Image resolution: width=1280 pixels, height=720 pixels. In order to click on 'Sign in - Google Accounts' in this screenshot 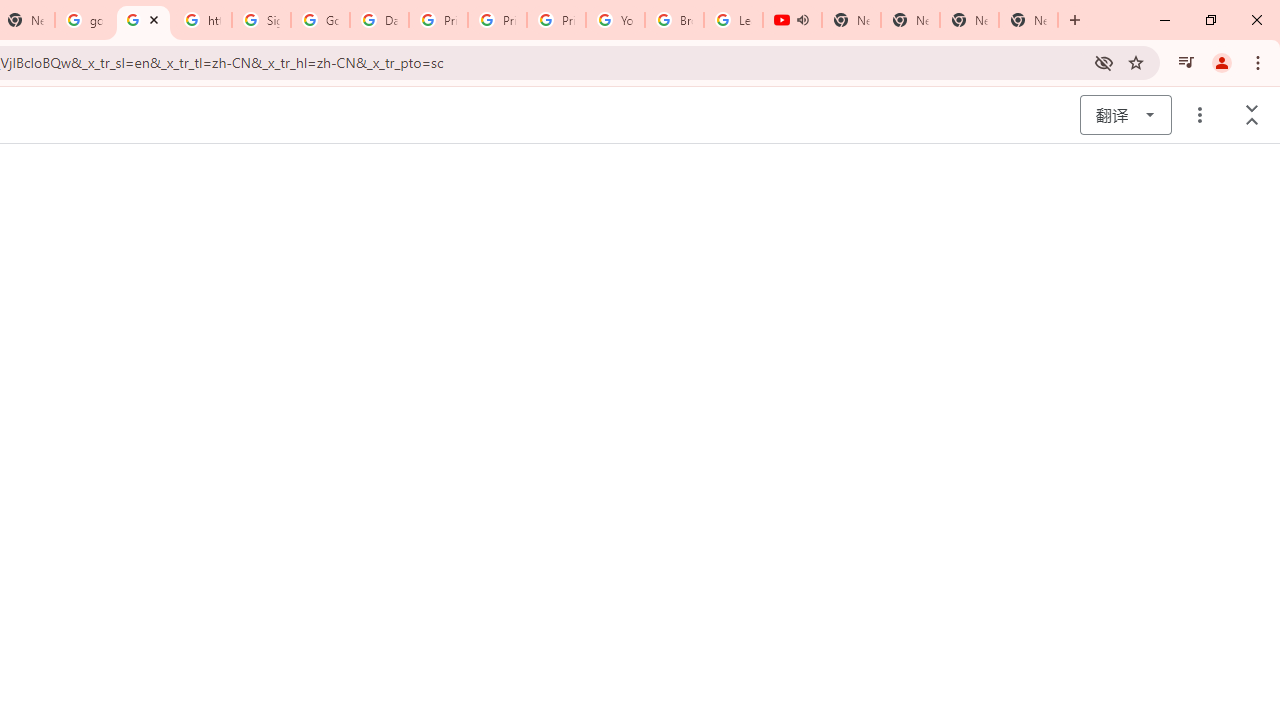, I will do `click(260, 20)`.